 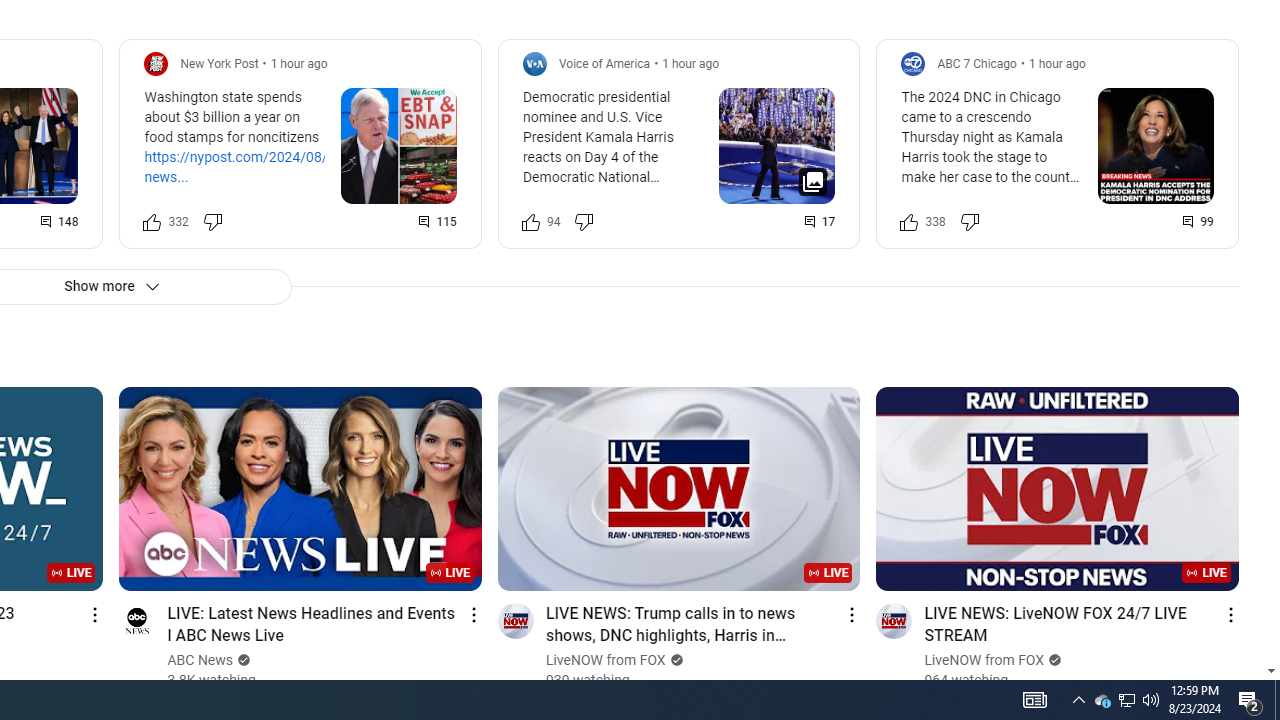 I want to click on 'ABC 7 Chicago', so click(x=977, y=62).